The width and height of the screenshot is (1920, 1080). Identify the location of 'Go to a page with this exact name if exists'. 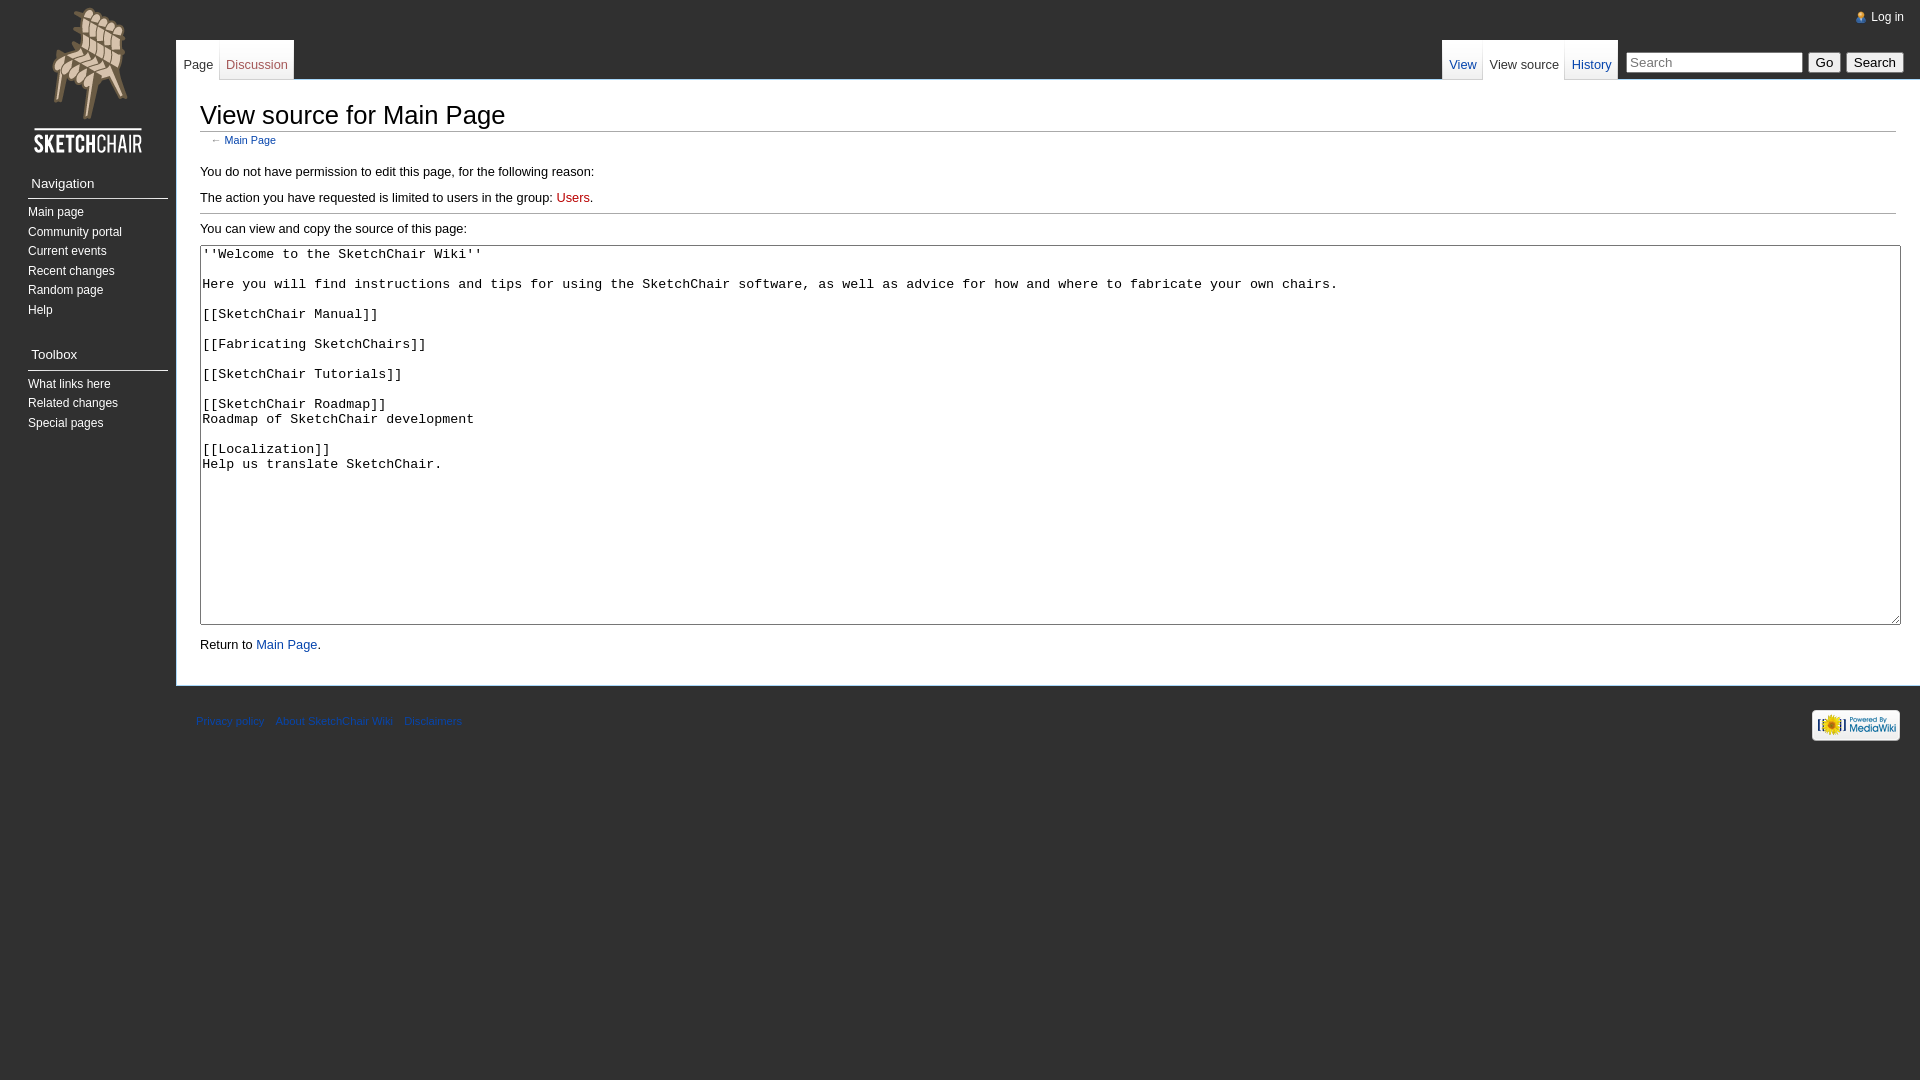
(1808, 61).